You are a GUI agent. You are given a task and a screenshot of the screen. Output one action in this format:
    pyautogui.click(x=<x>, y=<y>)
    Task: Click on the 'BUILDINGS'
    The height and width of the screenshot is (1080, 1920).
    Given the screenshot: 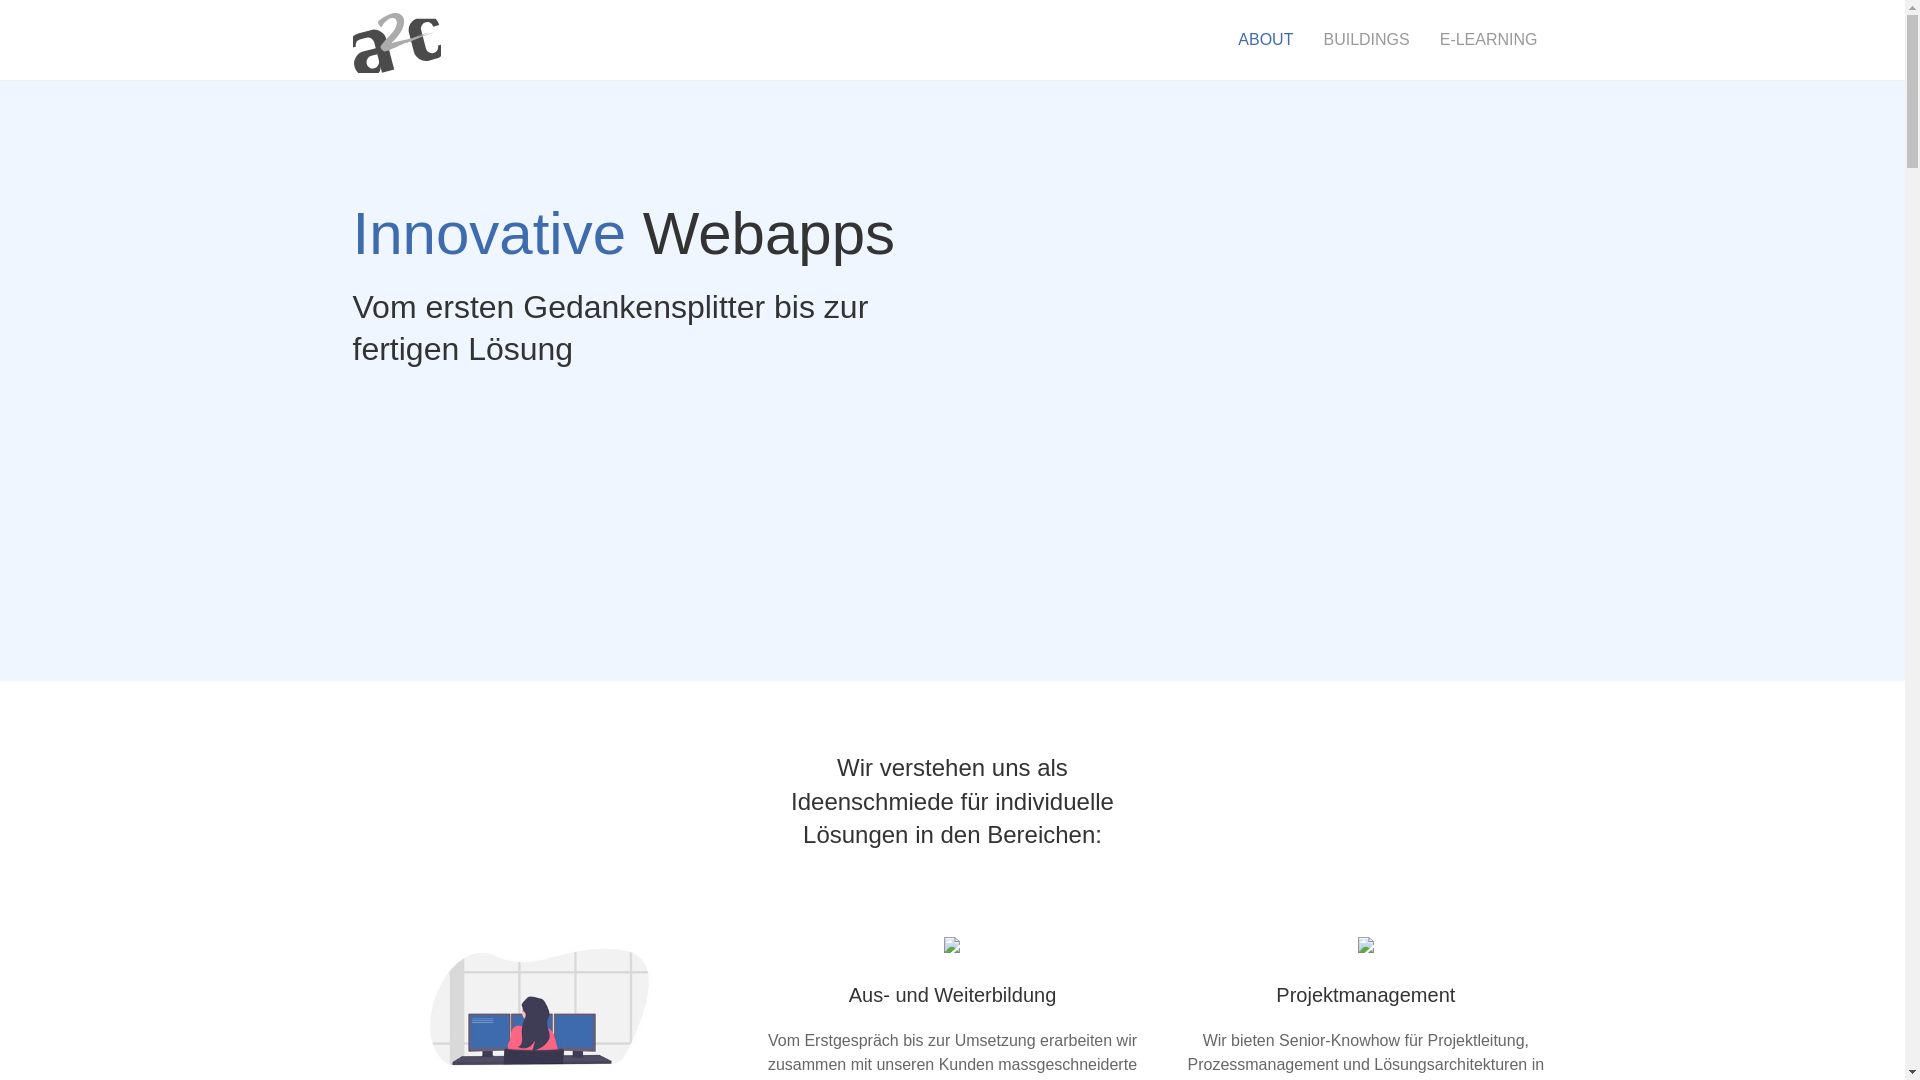 What is the action you would take?
    pyautogui.click(x=1308, y=39)
    